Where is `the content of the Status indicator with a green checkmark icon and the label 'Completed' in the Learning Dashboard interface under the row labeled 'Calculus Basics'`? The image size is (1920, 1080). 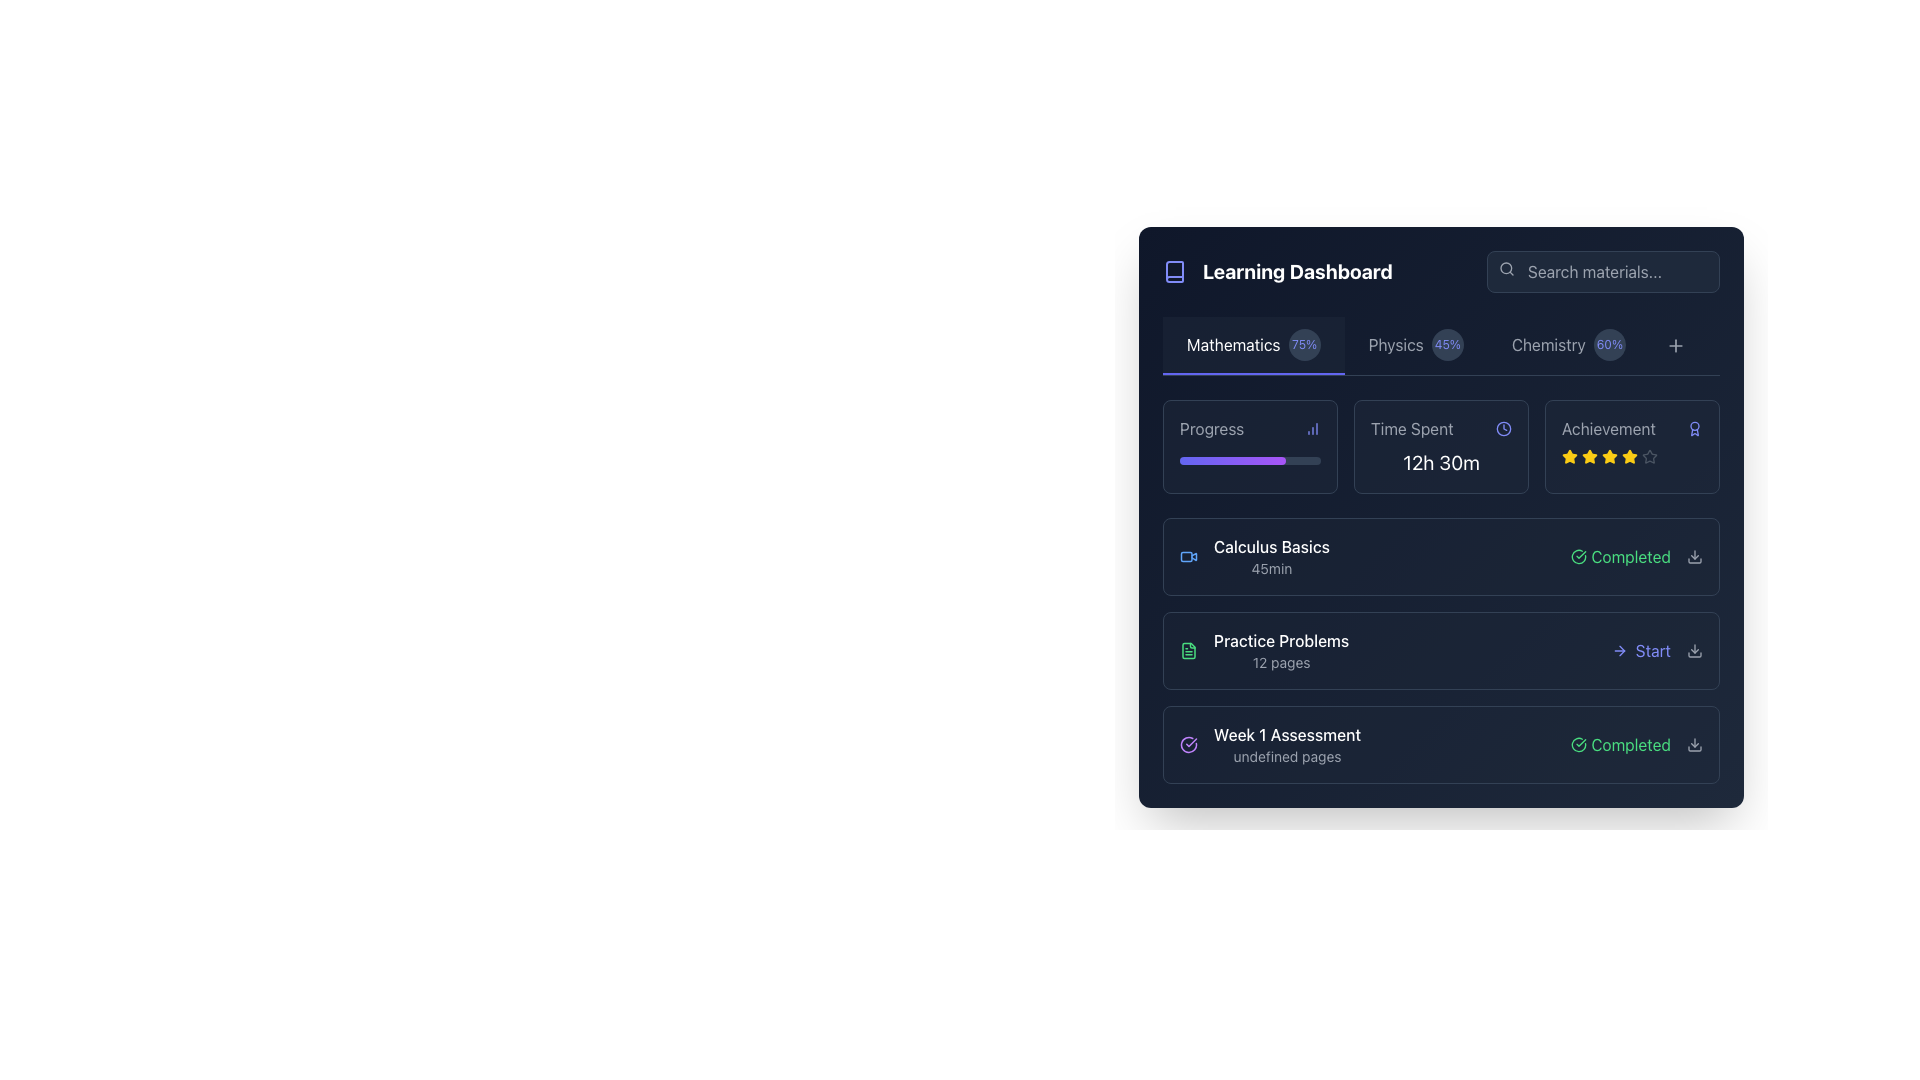
the content of the Status indicator with a green checkmark icon and the label 'Completed' in the Learning Dashboard interface under the row labeled 'Calculus Basics' is located at coordinates (1621, 556).